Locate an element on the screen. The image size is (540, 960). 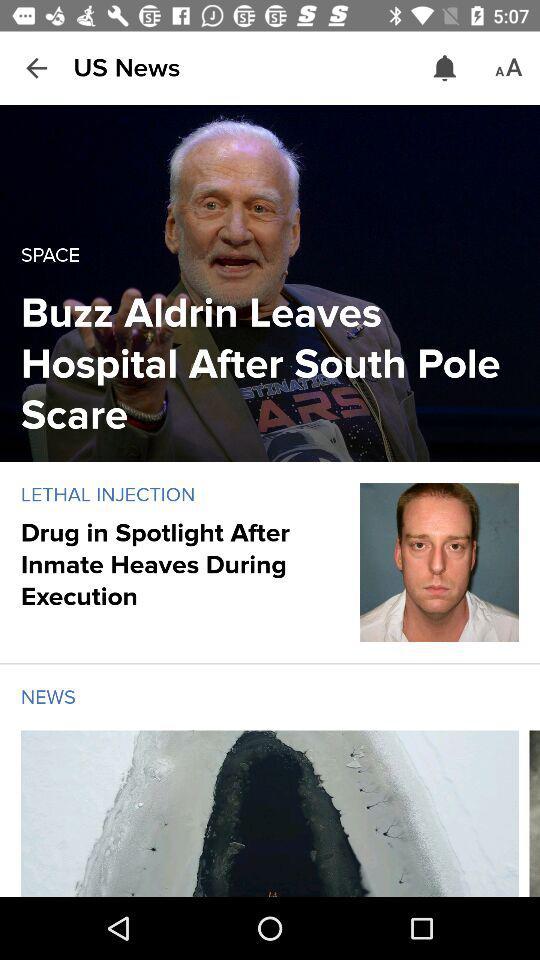
next news is located at coordinates (534, 813).